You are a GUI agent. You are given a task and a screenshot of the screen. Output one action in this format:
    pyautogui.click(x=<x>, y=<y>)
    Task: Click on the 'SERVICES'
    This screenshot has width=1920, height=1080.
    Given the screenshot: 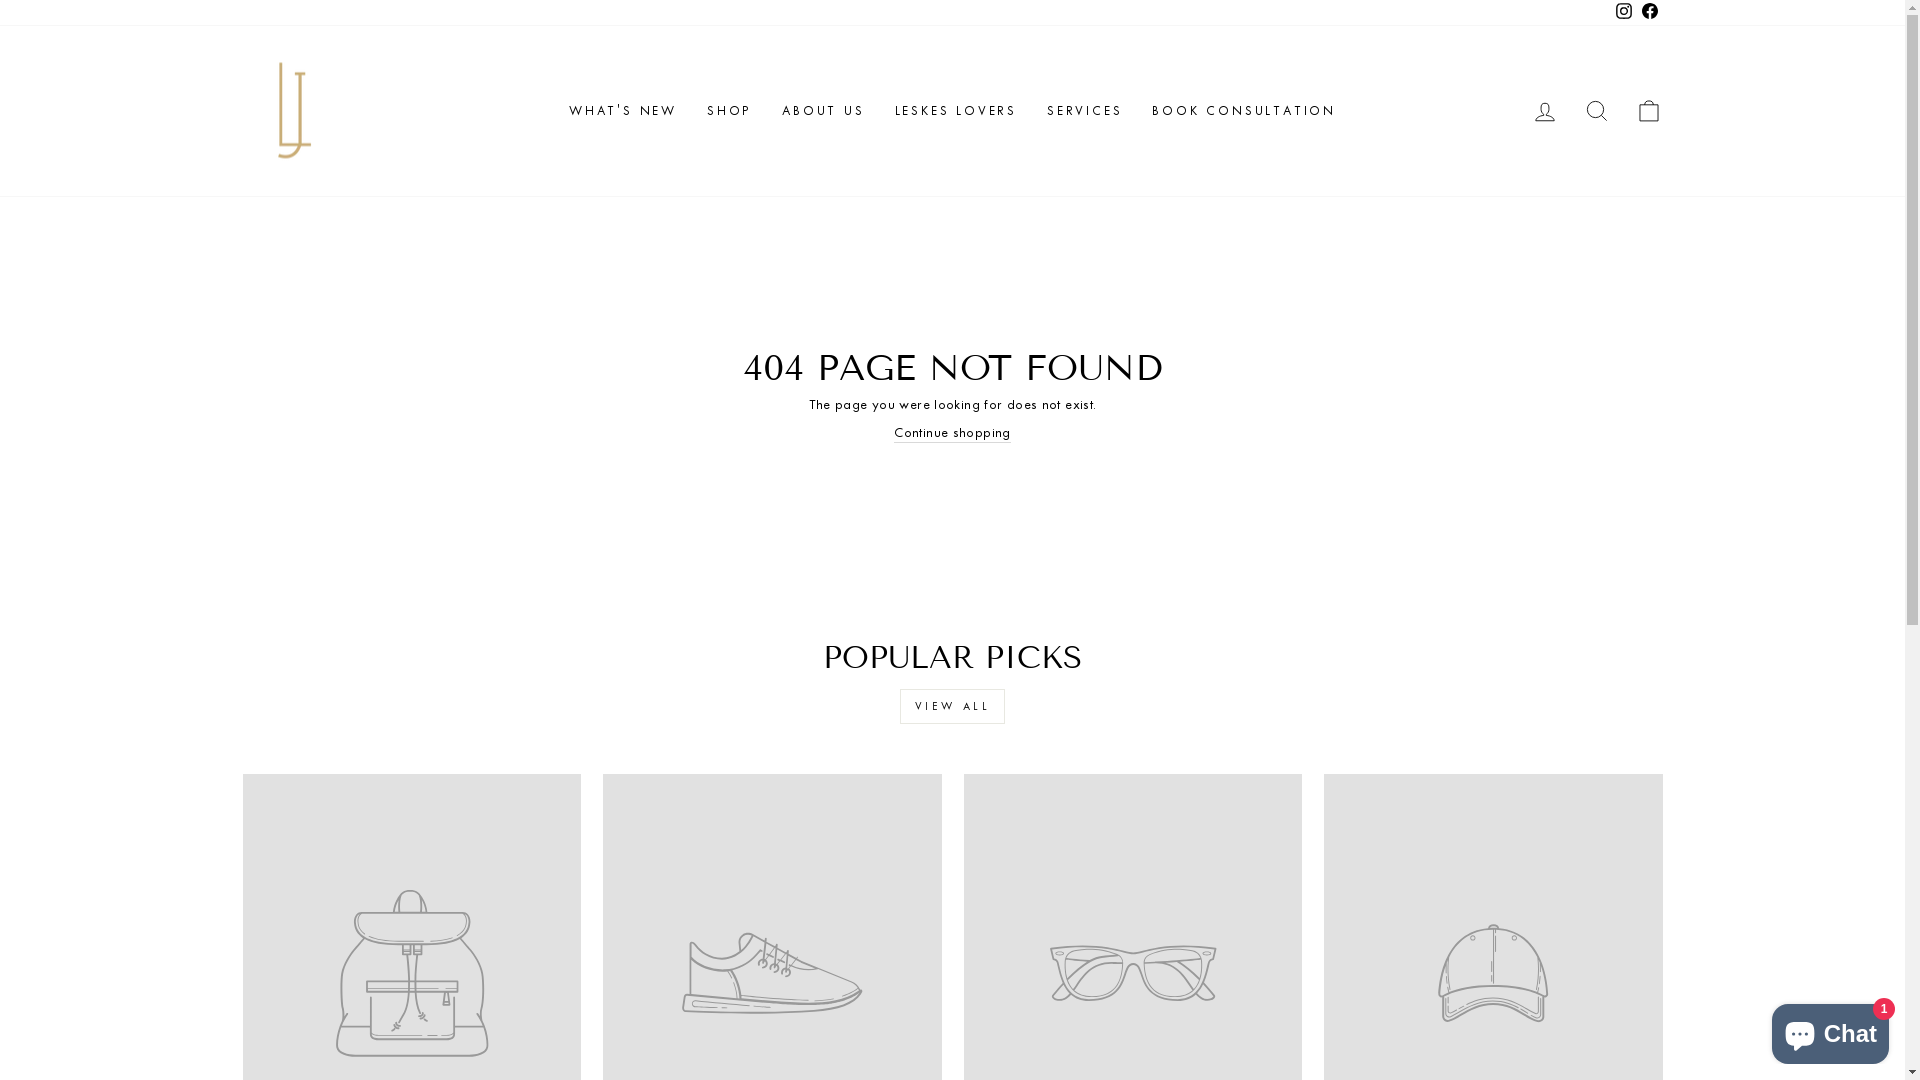 What is the action you would take?
    pyautogui.click(x=1083, y=111)
    